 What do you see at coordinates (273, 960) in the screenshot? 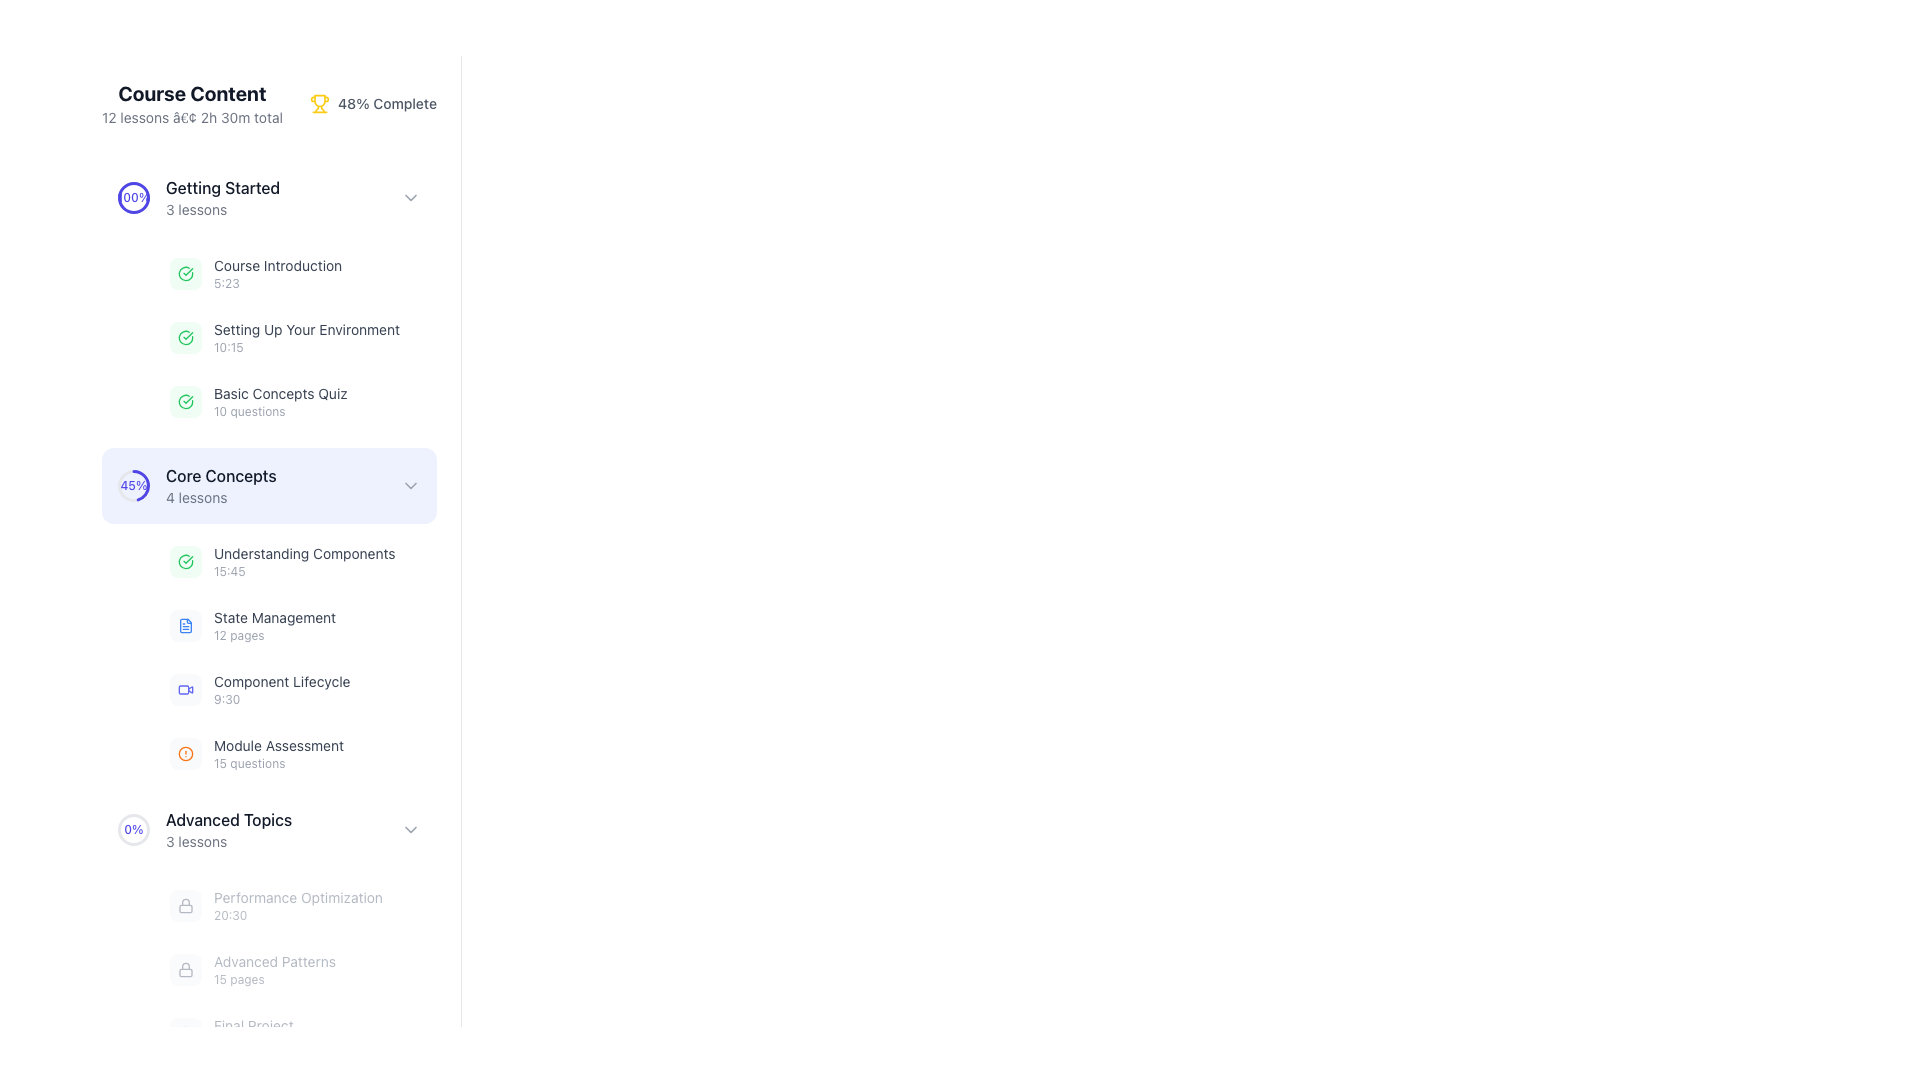
I see `the text label reading 'Advanced Patterns' which is styled with a small font size and gray color, located under the 'Advanced Topics' module` at bounding box center [273, 960].